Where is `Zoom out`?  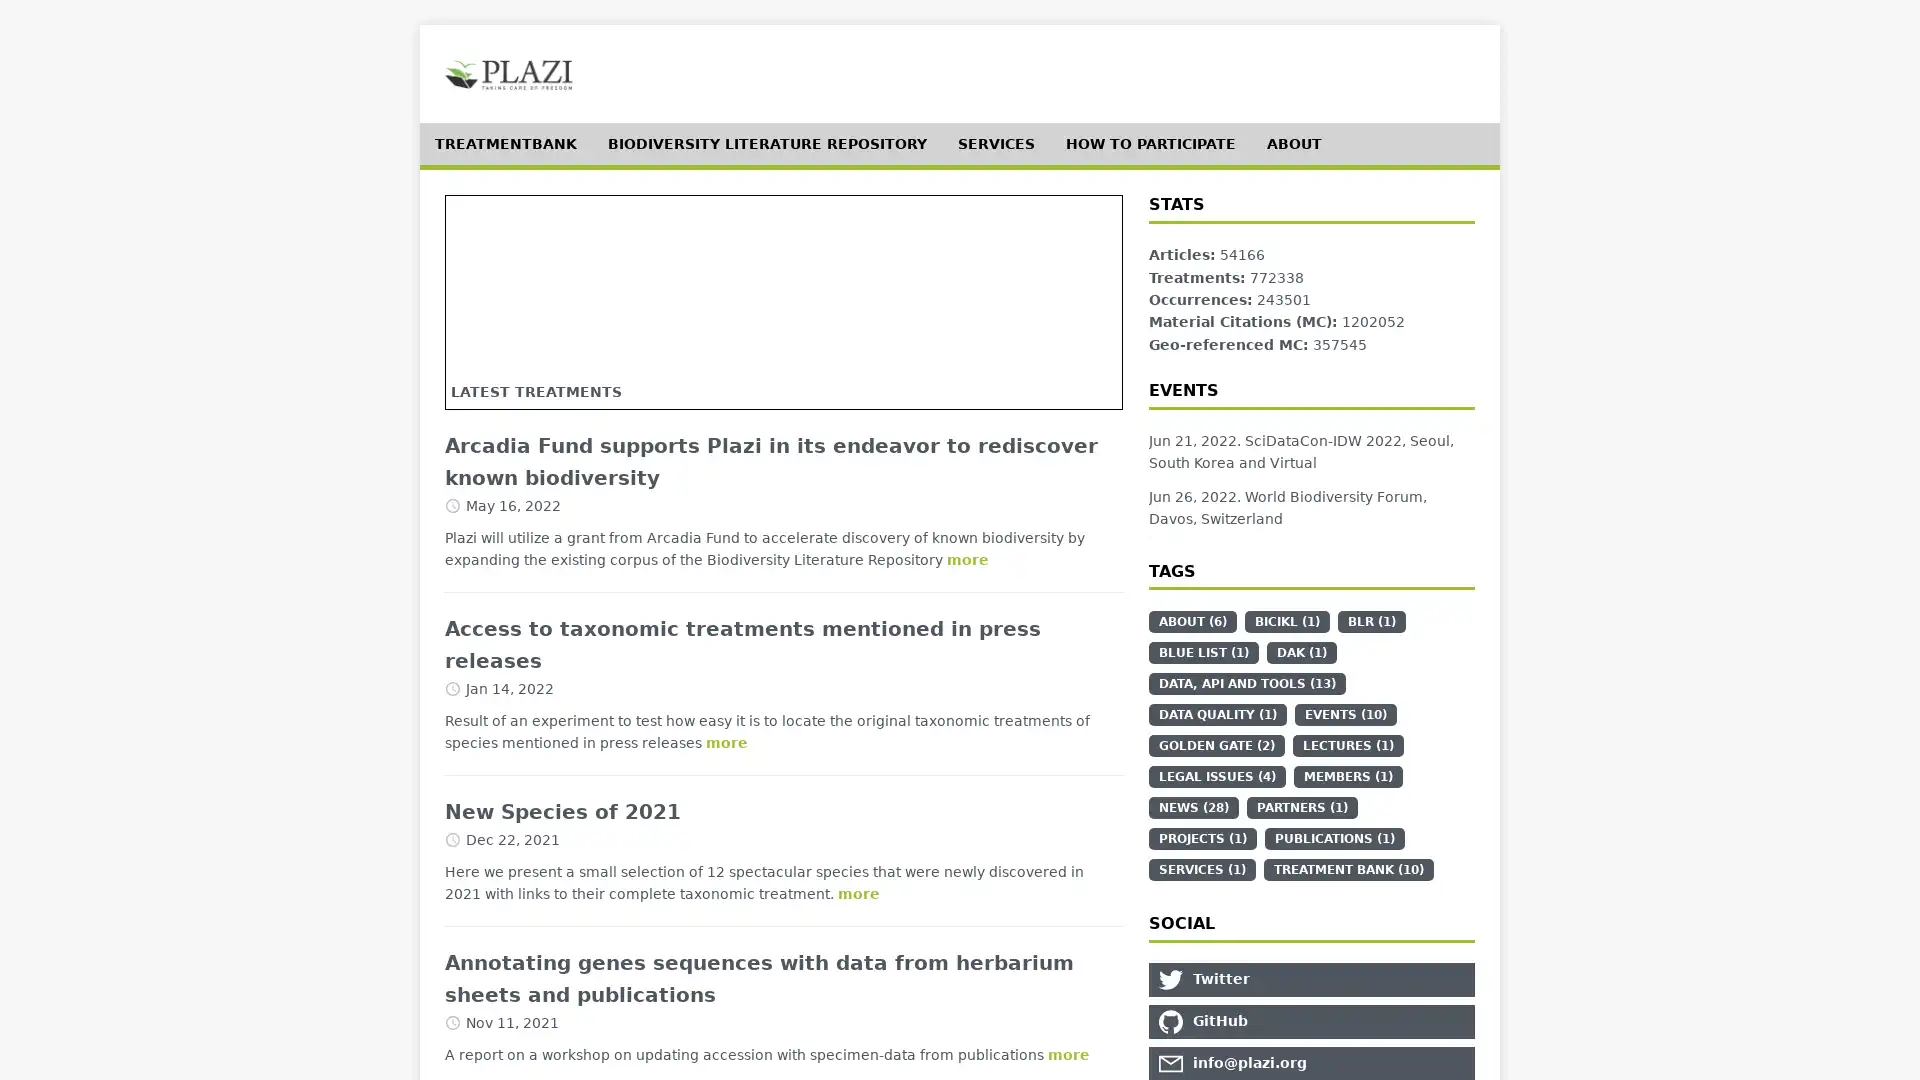
Zoom out is located at coordinates (477, 257).